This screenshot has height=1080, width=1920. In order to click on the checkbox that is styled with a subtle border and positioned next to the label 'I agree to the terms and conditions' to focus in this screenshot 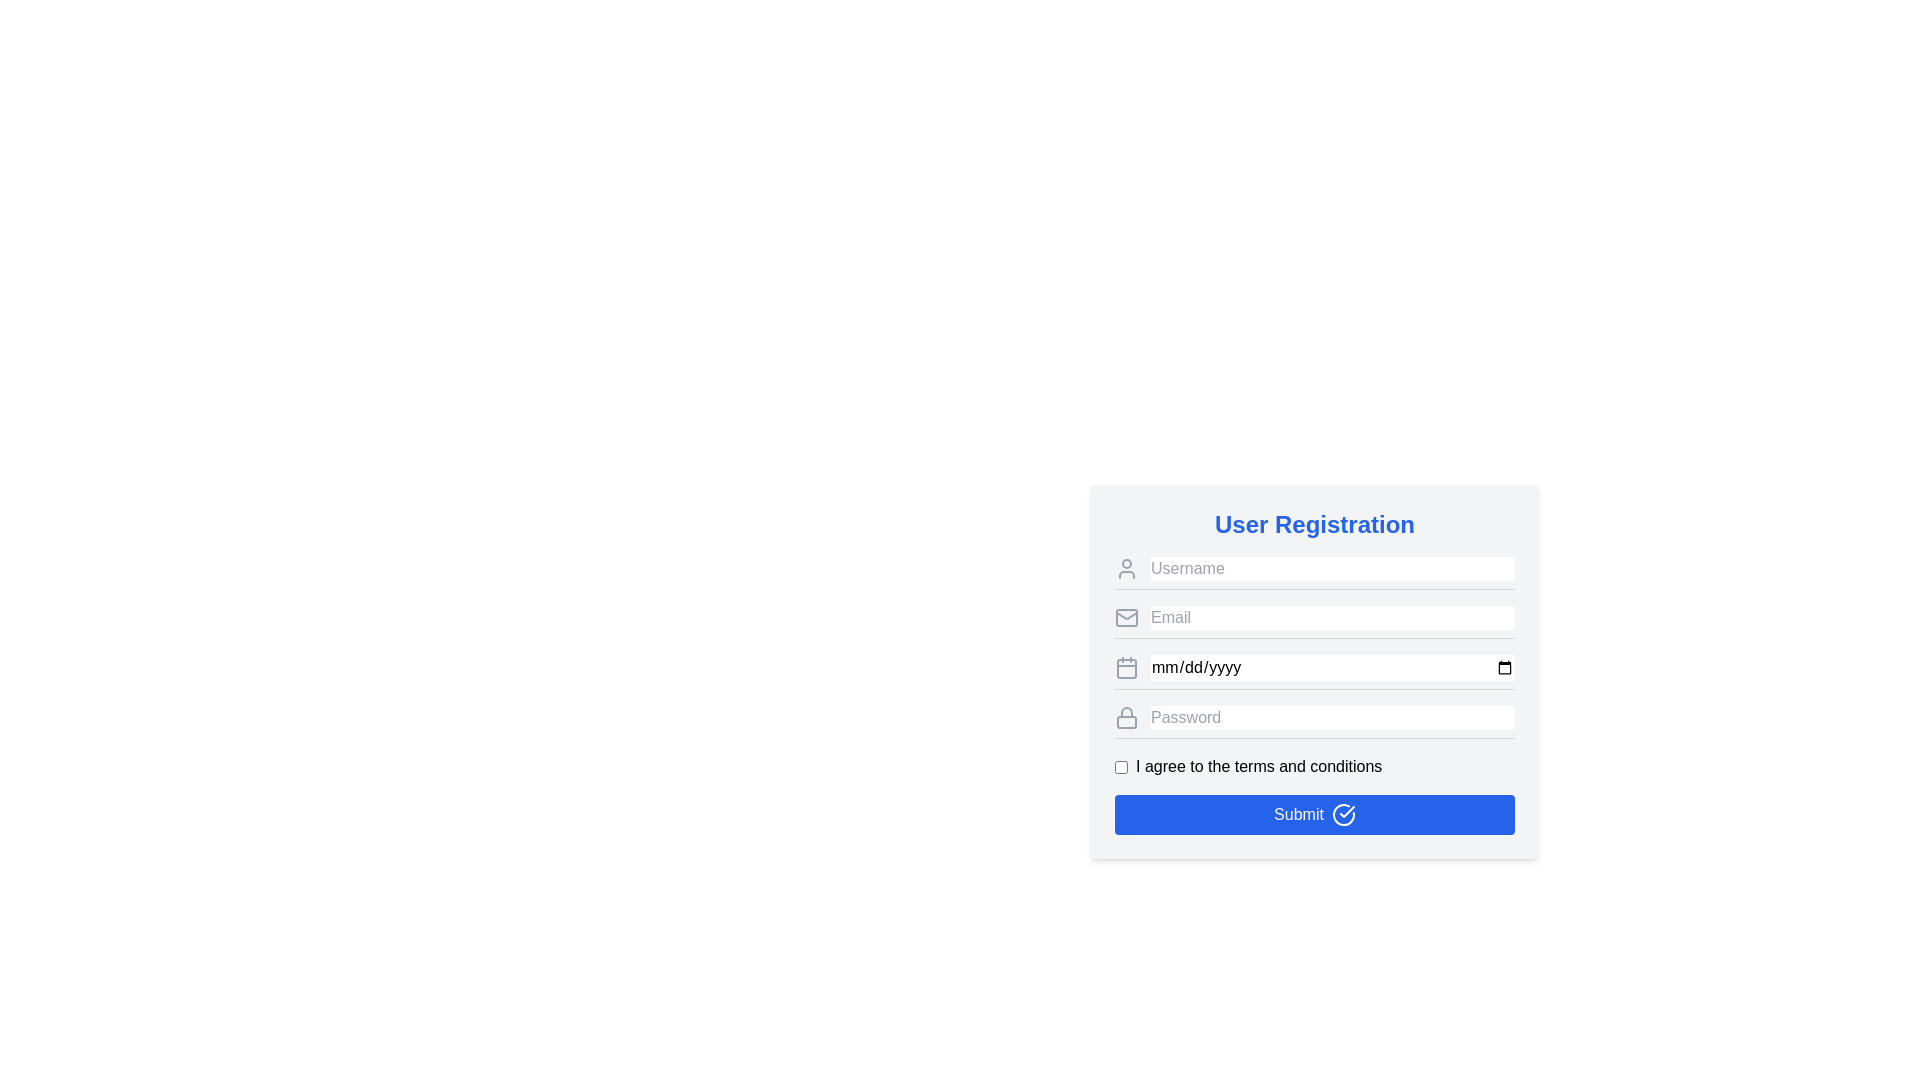, I will do `click(1121, 766)`.